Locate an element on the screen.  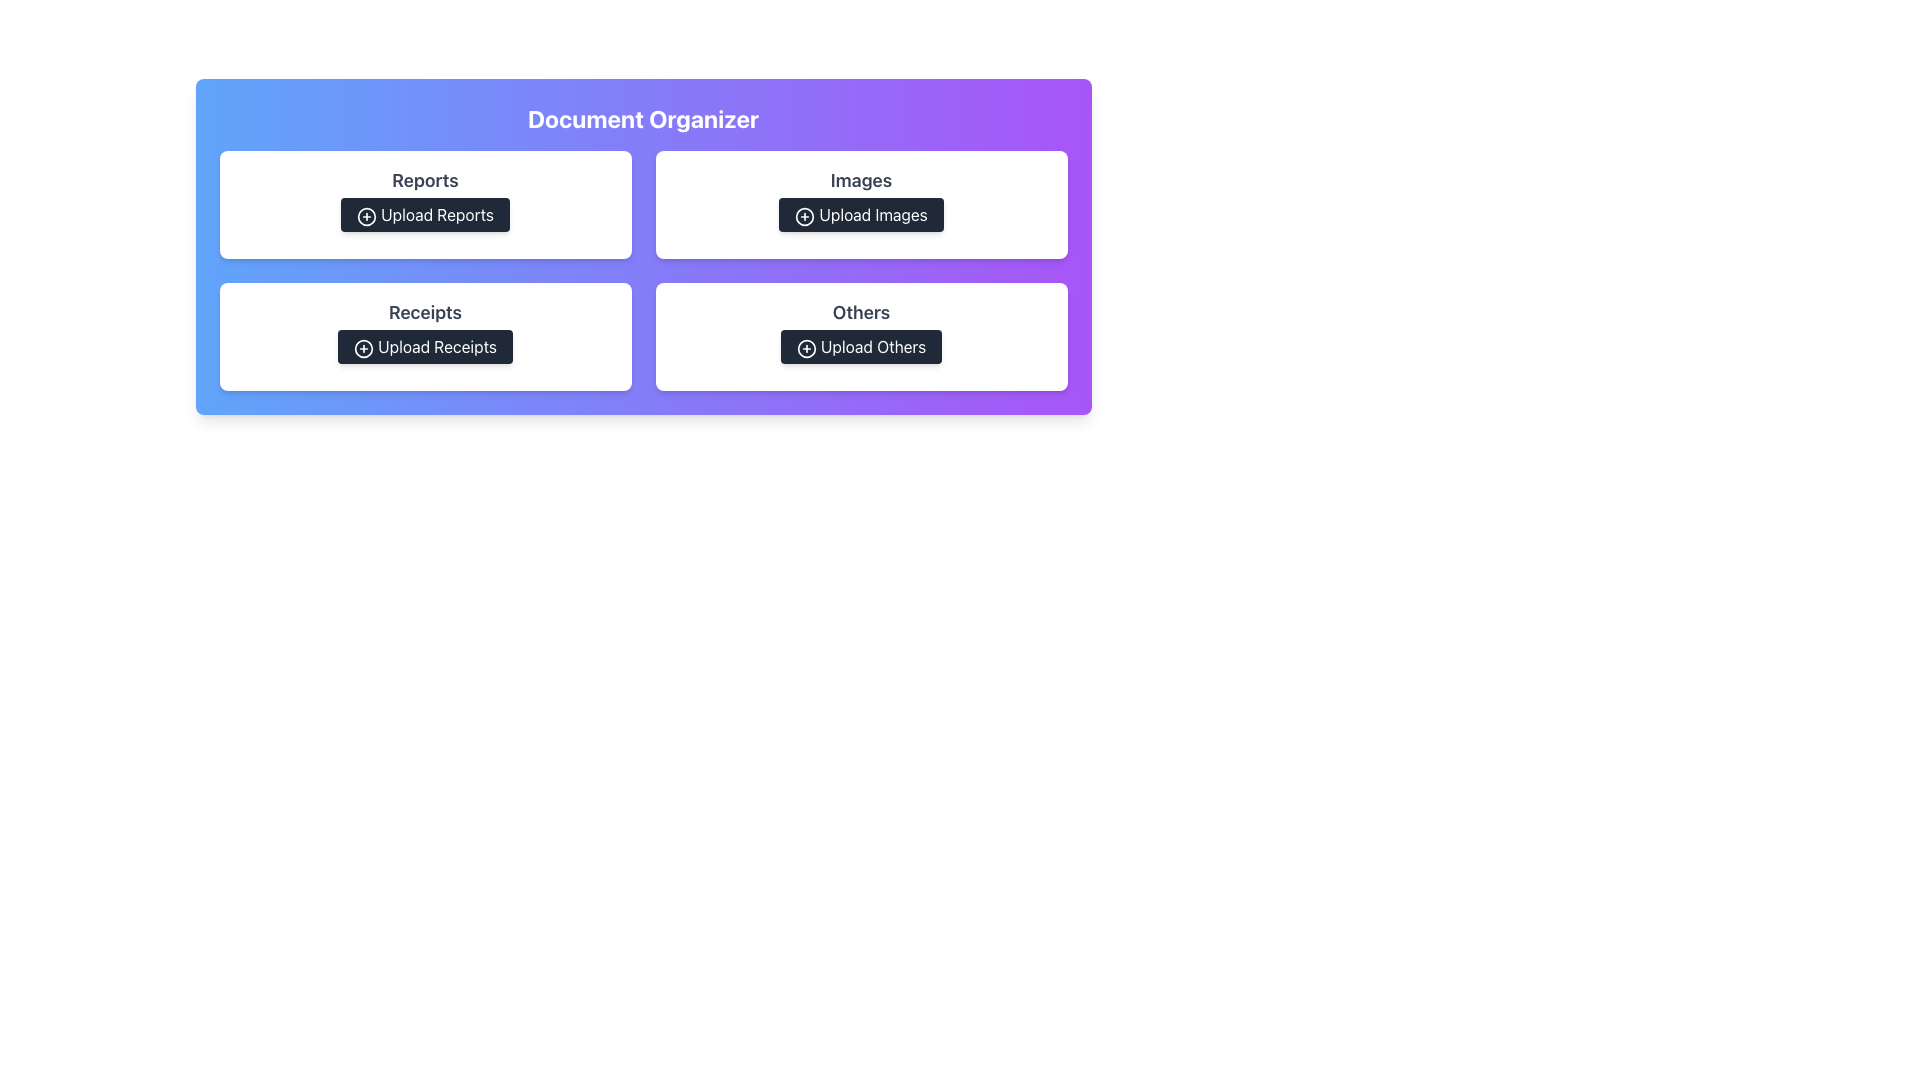
the 'Upload Images' button, which has a dark gray background, white text, and an icon of a circle with a plus sign is located at coordinates (861, 215).